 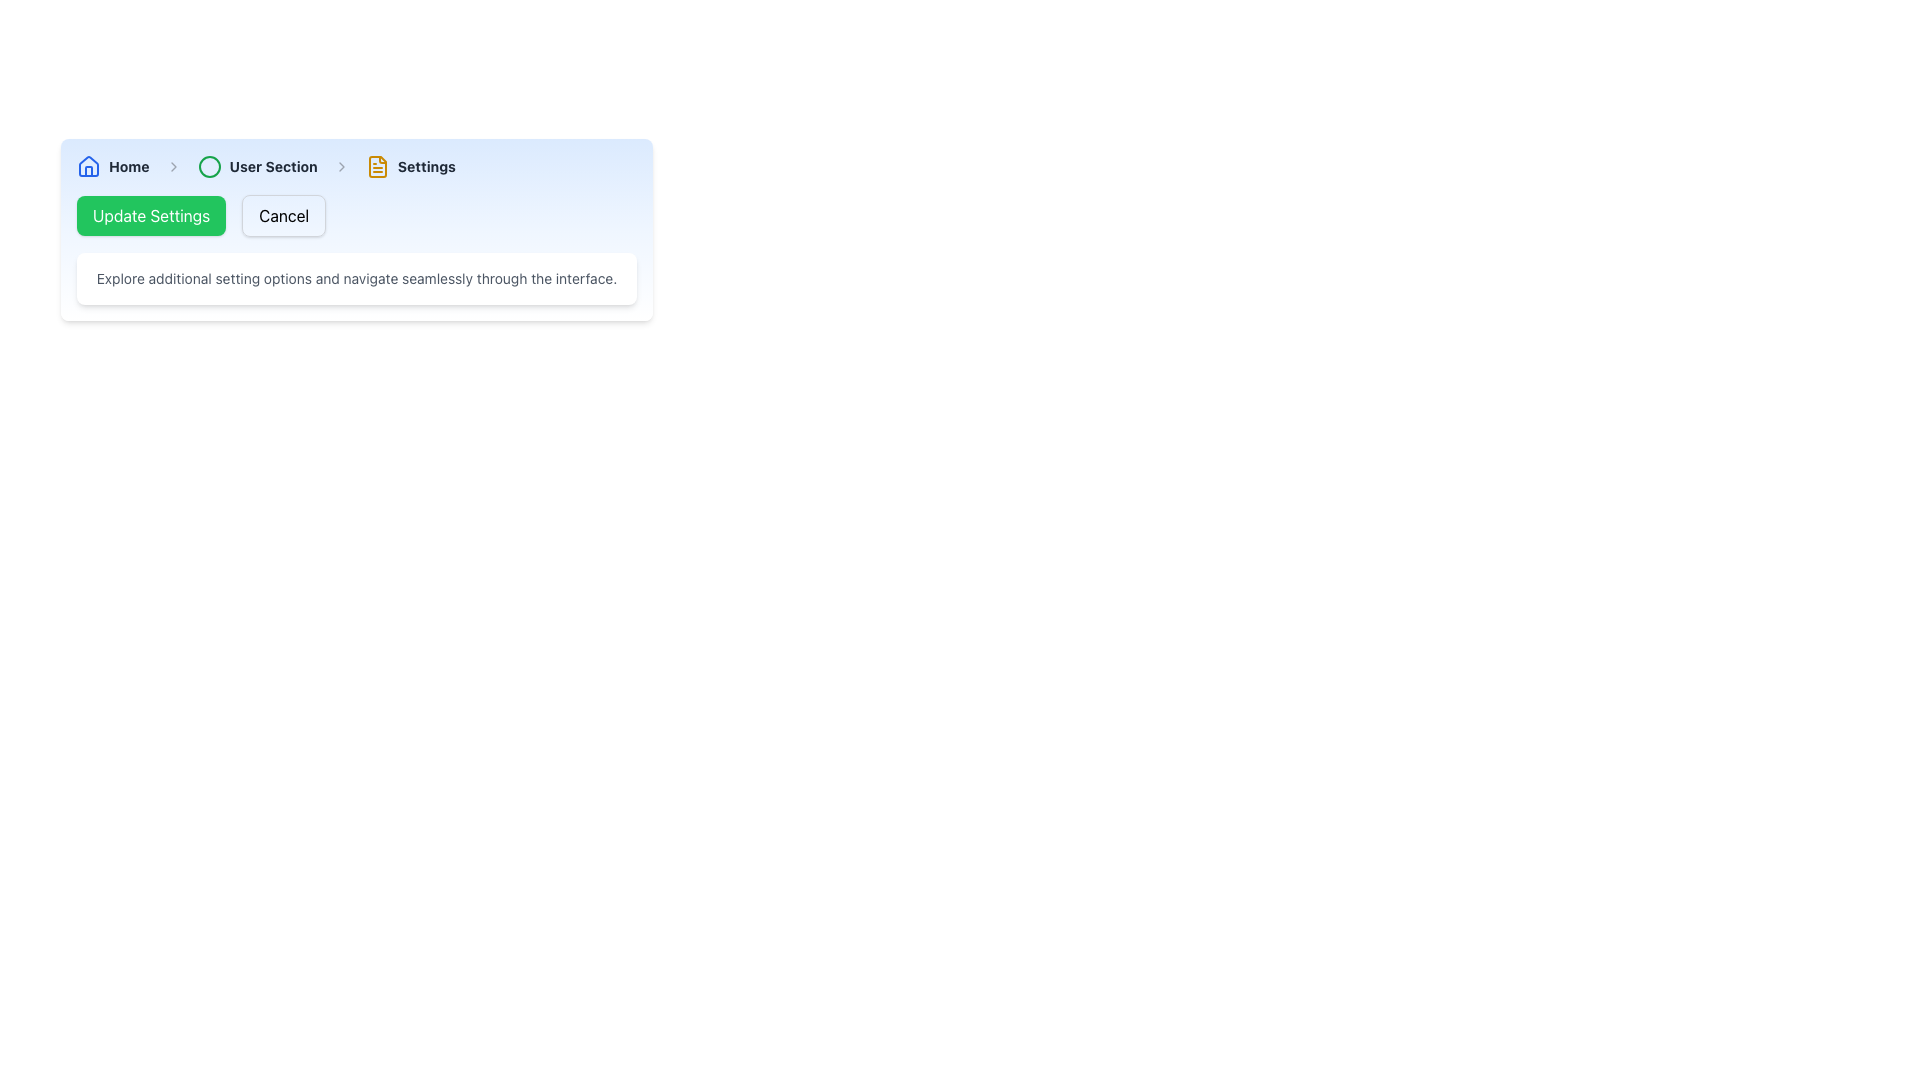 What do you see at coordinates (425, 165) in the screenshot?
I see `the 'Settings' text label, which is a bold-styled text in small, gray font located at the end of a breadcrumb navigation bar` at bounding box center [425, 165].